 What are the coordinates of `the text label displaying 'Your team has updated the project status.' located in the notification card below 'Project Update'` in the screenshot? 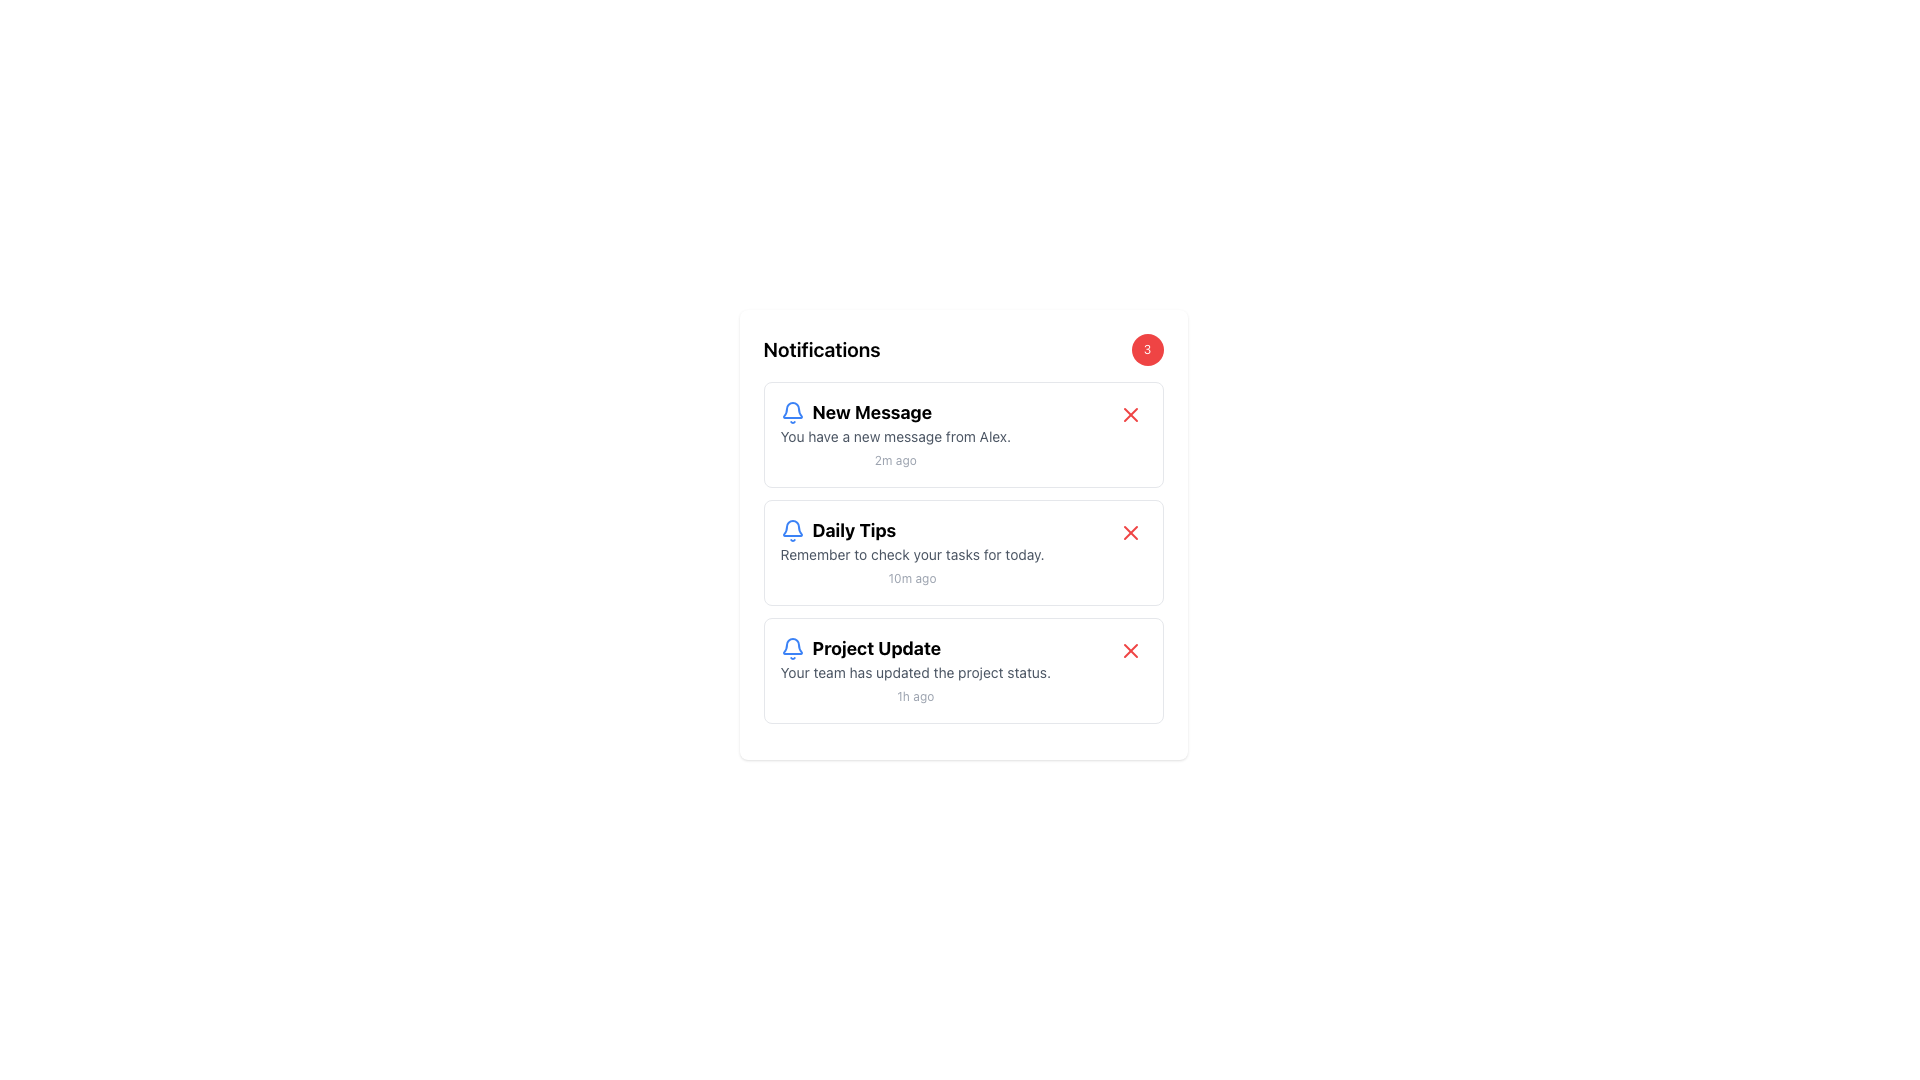 It's located at (914, 672).